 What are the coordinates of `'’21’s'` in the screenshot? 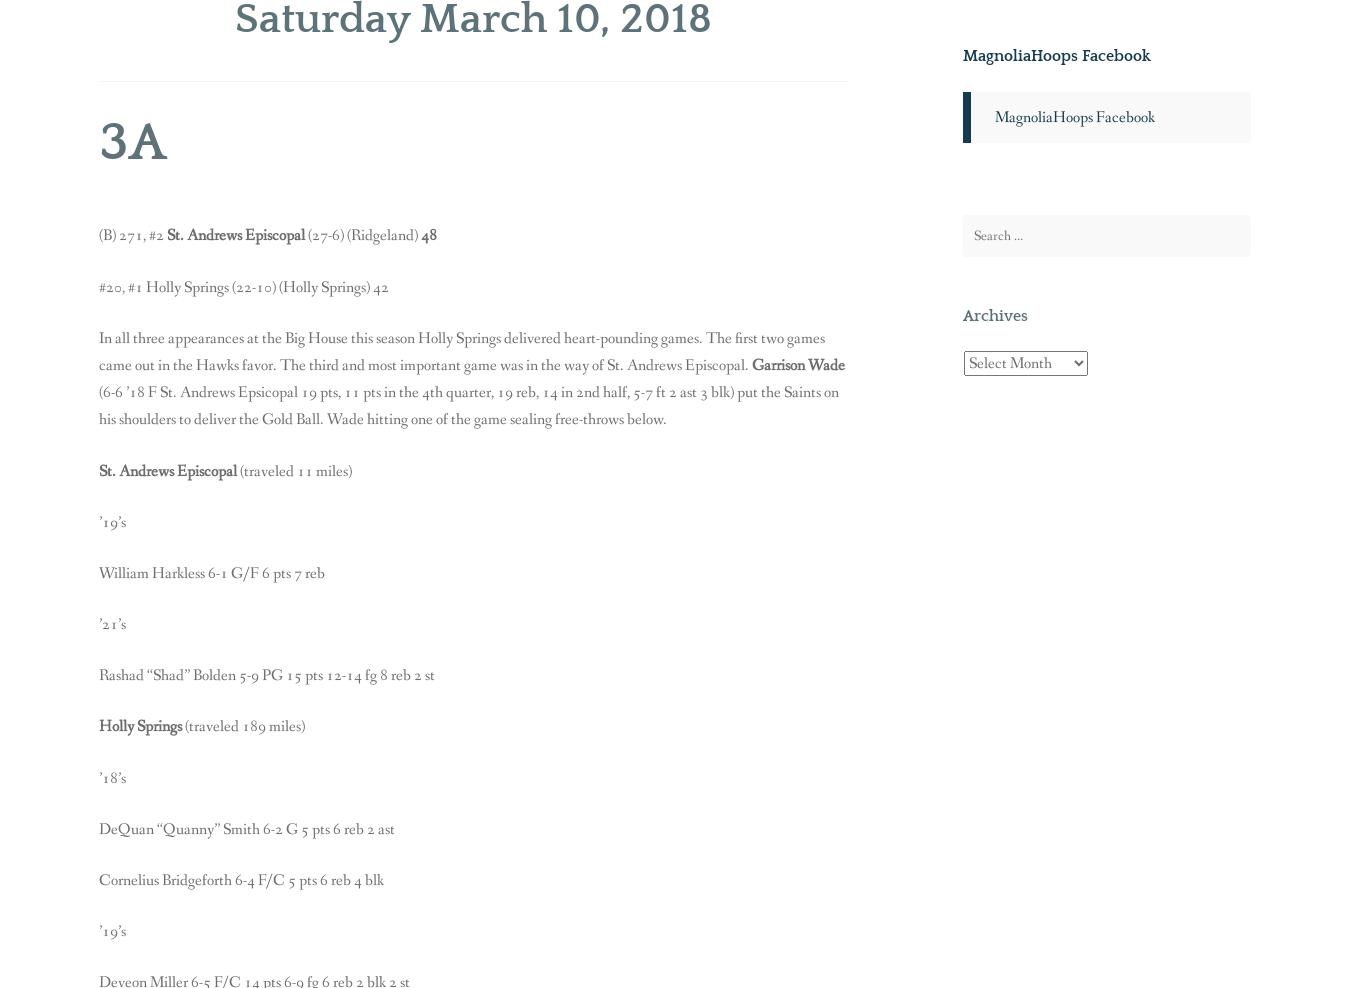 It's located at (111, 623).